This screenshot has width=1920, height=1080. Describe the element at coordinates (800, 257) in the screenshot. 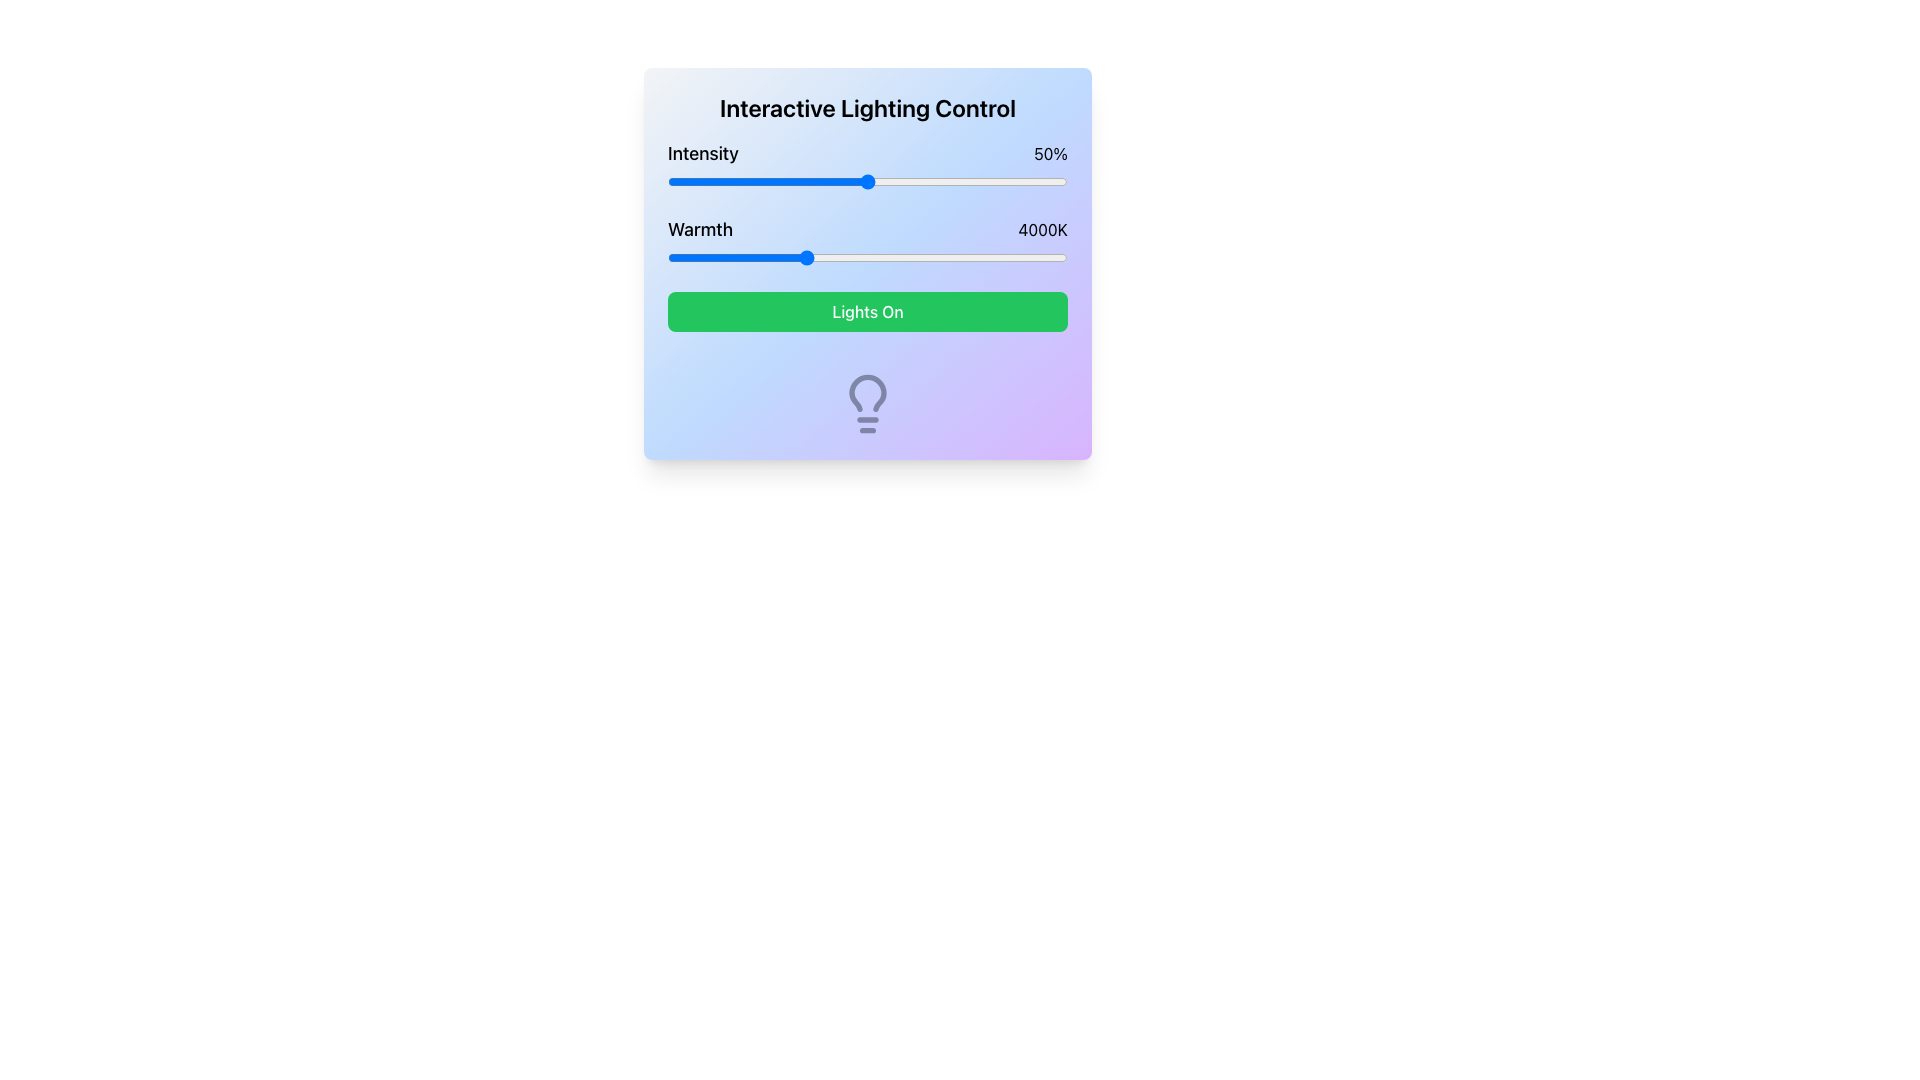

I see `warmth` at that location.